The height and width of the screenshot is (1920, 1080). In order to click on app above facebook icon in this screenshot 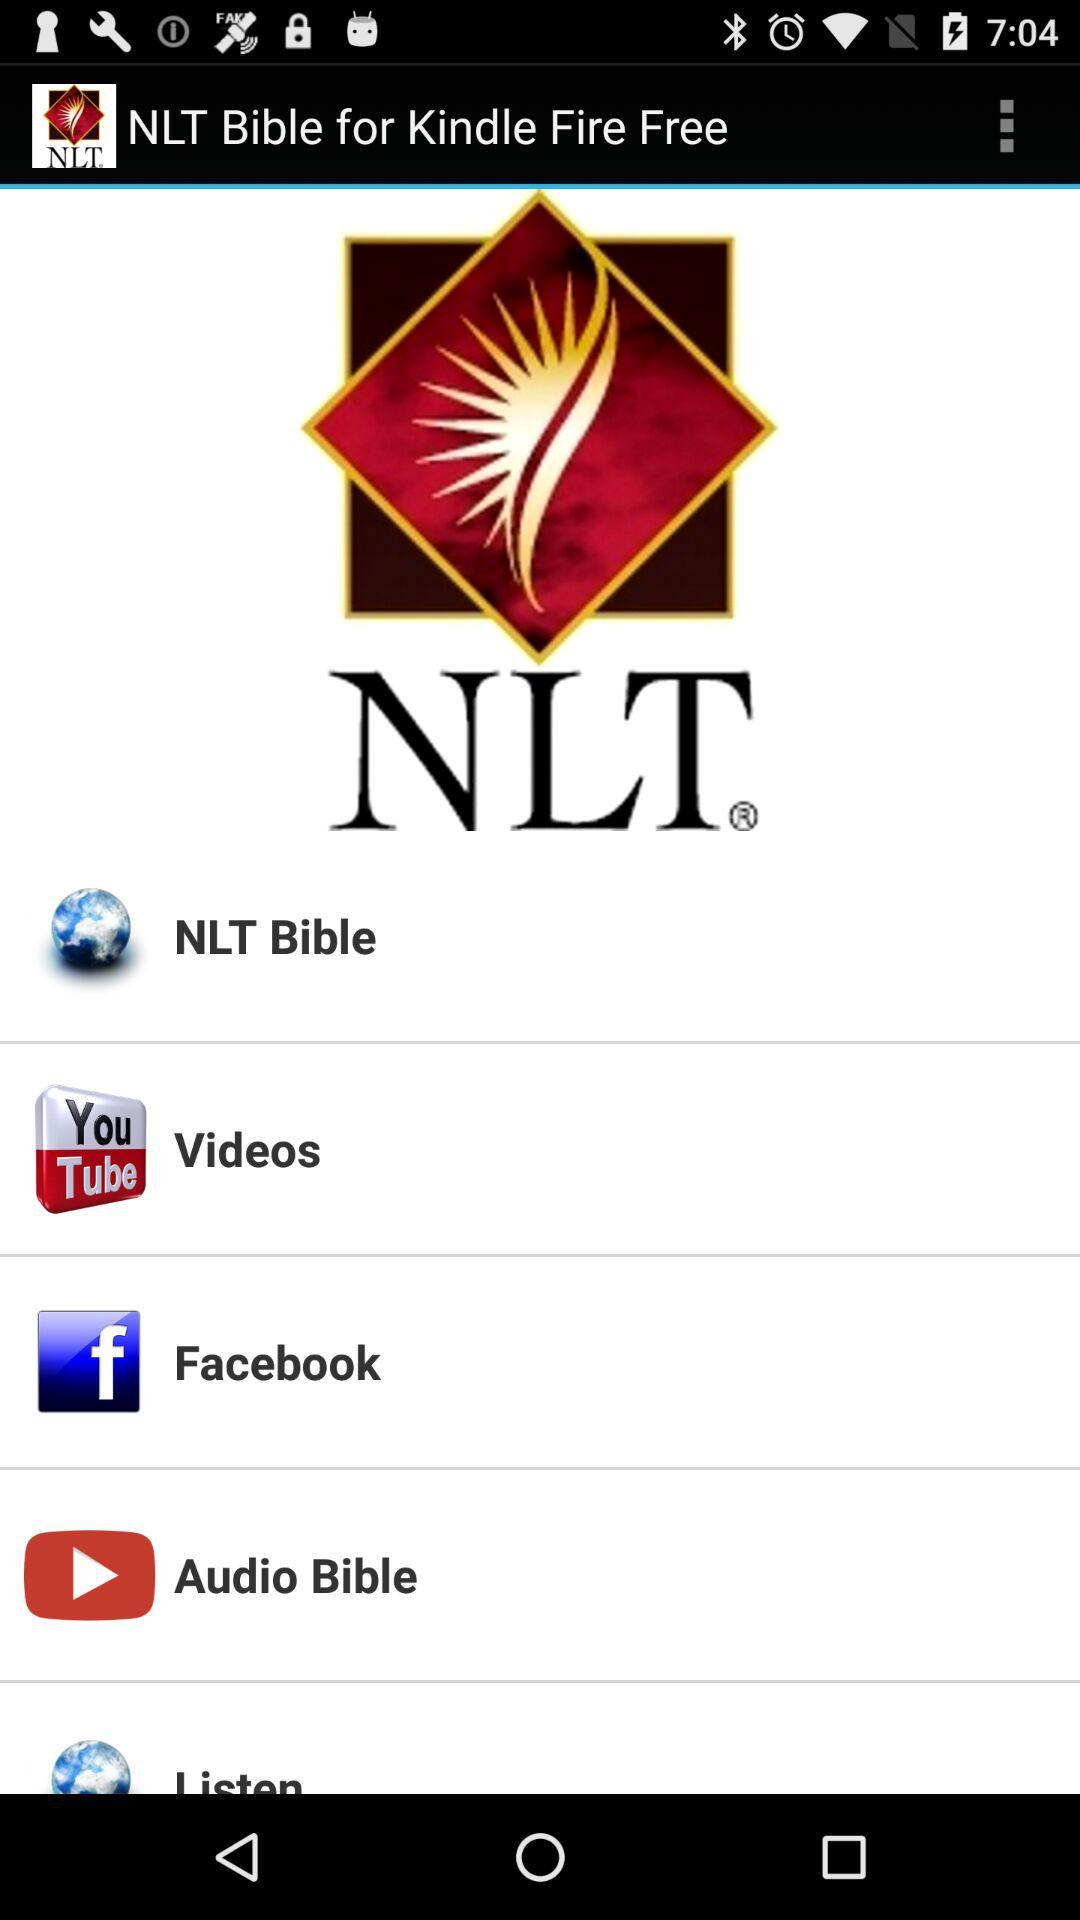, I will do `click(613, 1148)`.